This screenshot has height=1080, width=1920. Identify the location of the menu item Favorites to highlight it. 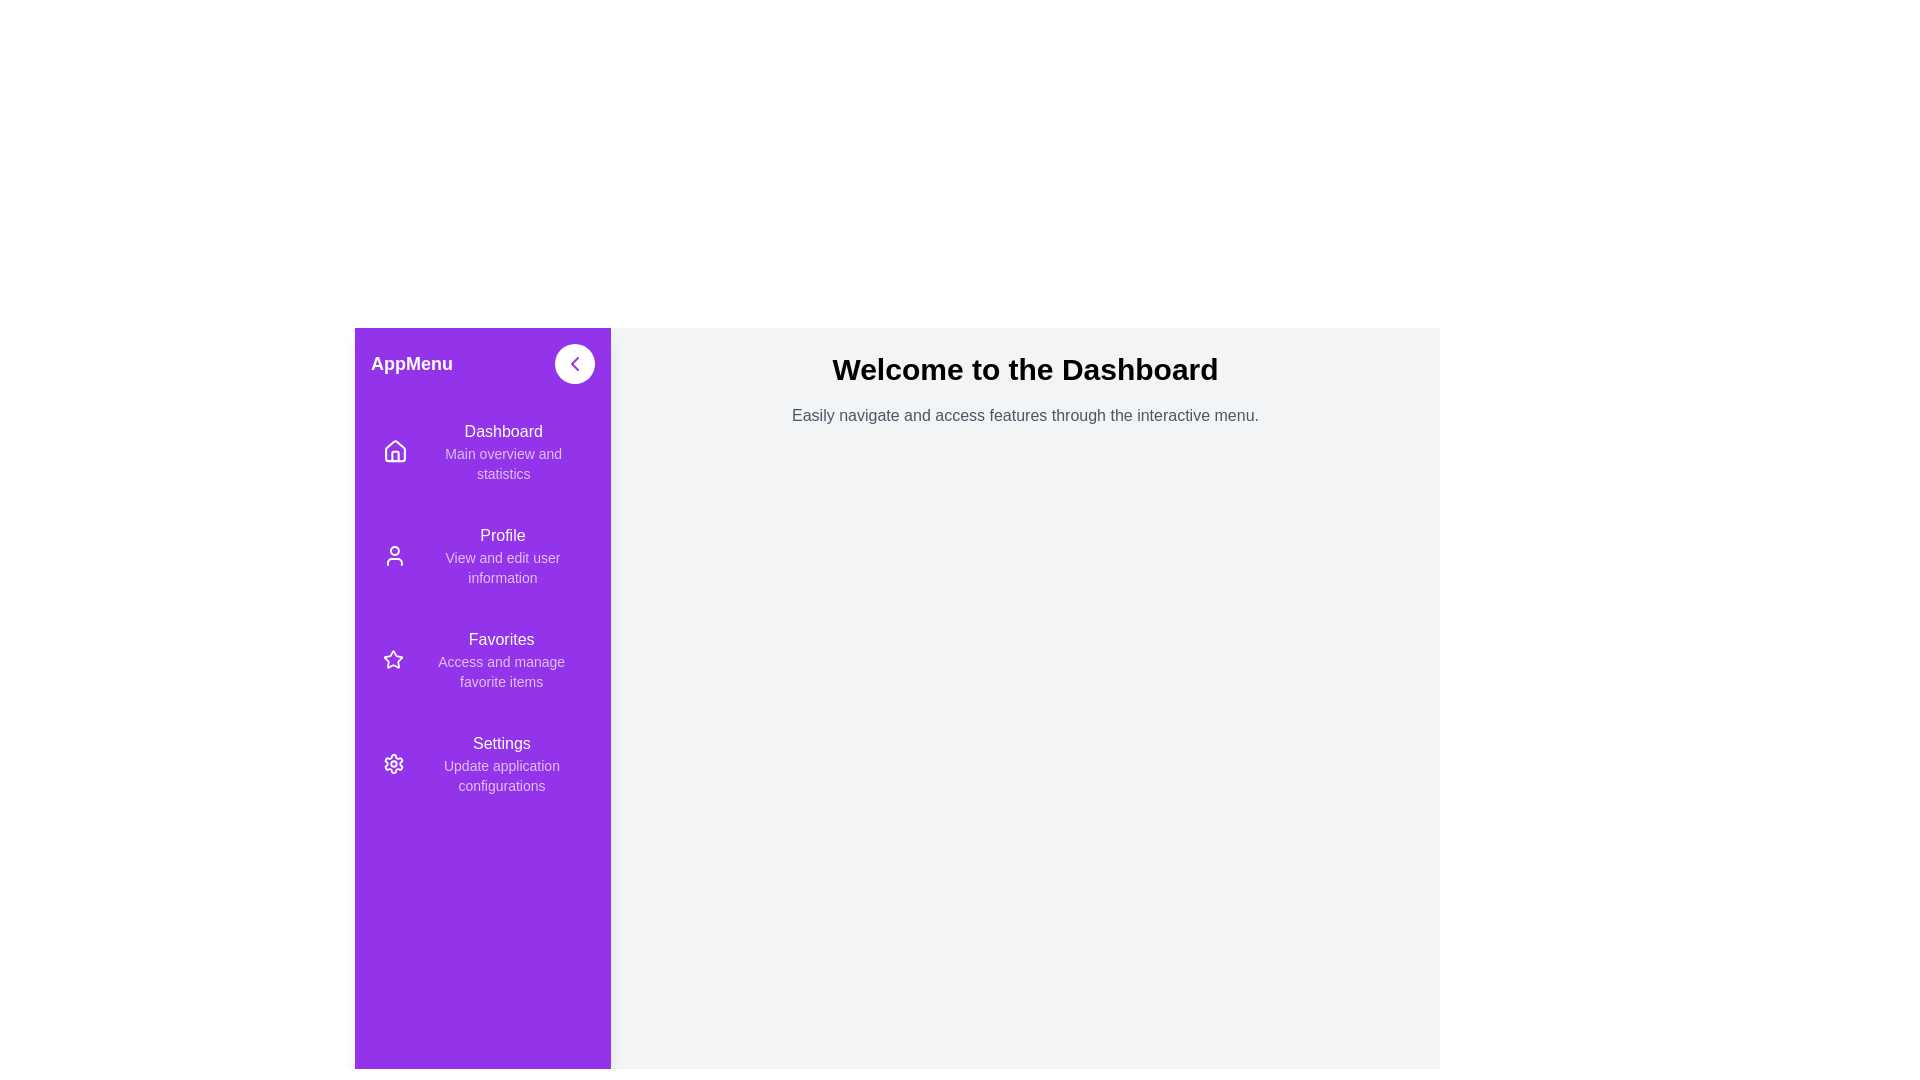
(483, 659).